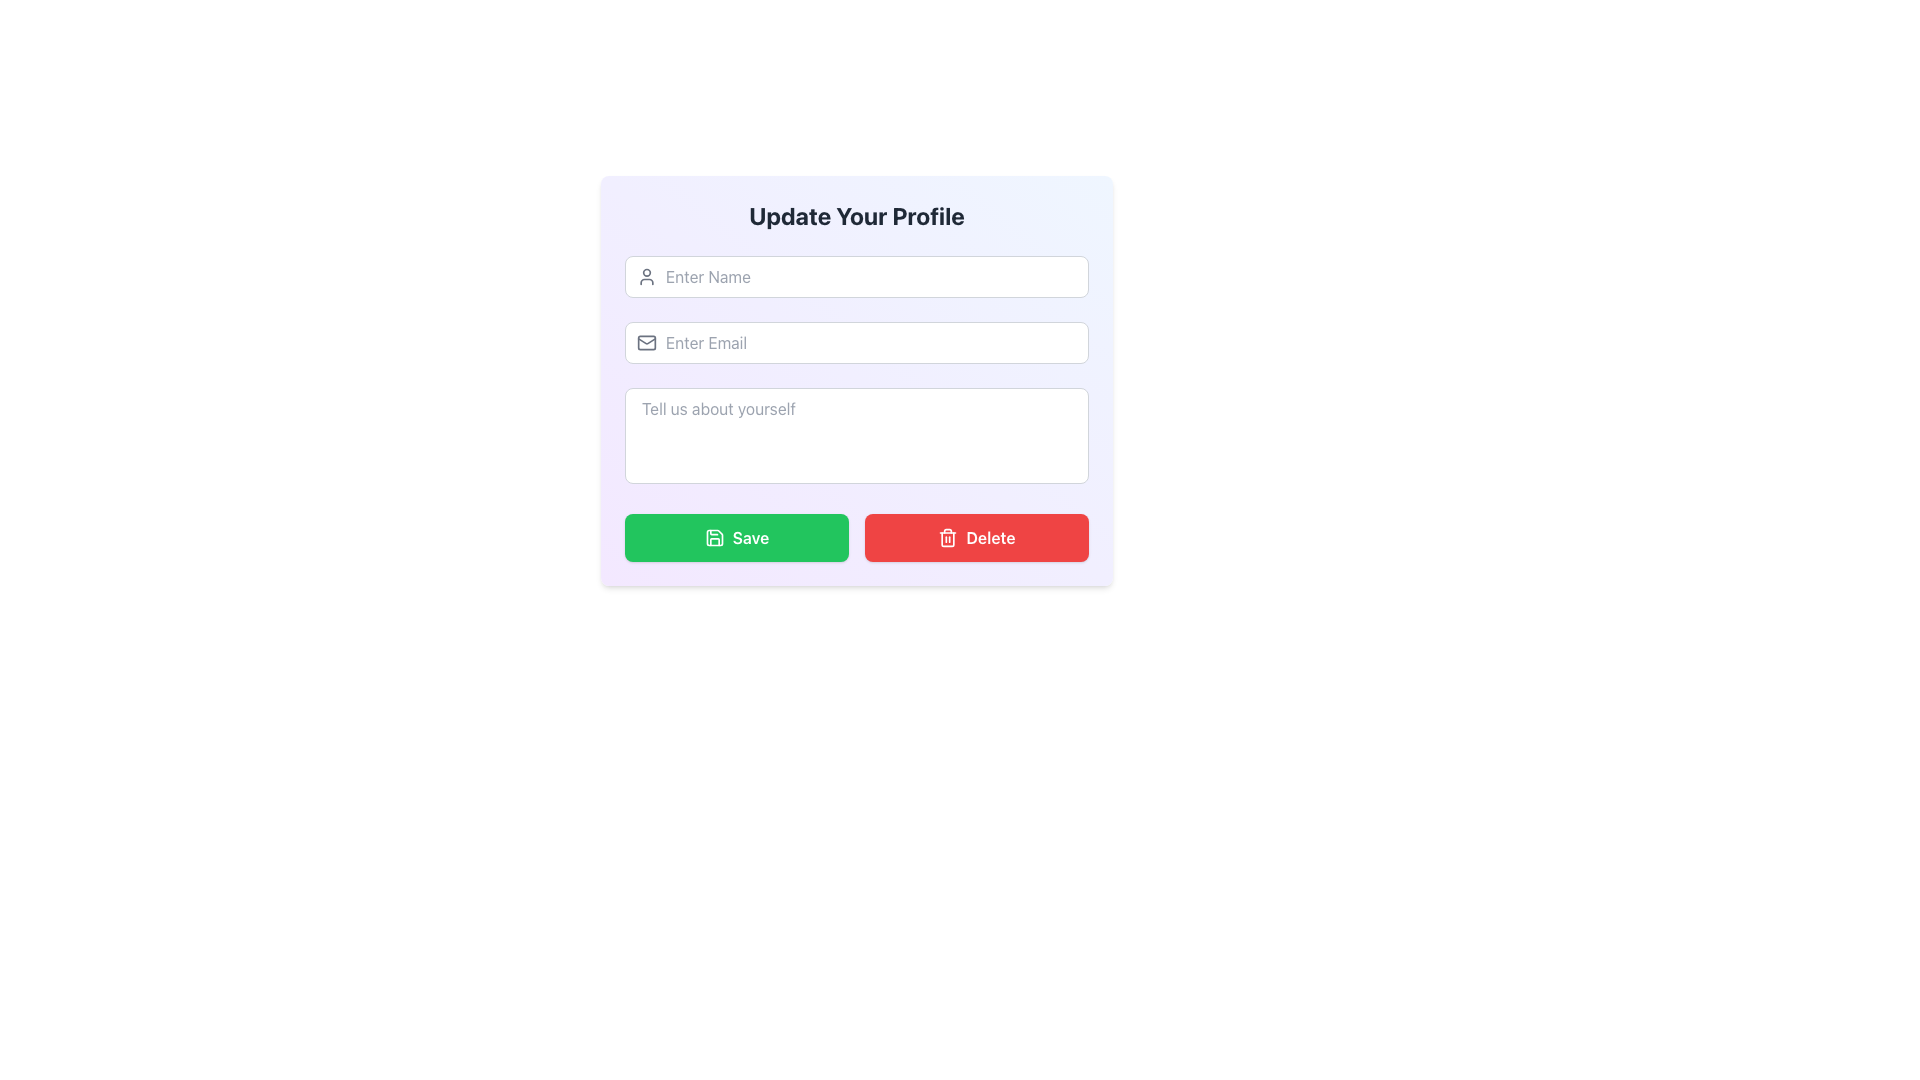 Image resolution: width=1920 pixels, height=1080 pixels. I want to click on the green circular floppy disk icon located to the left of the Save button in the bottom-left corner of the pop-up form, so click(714, 536).